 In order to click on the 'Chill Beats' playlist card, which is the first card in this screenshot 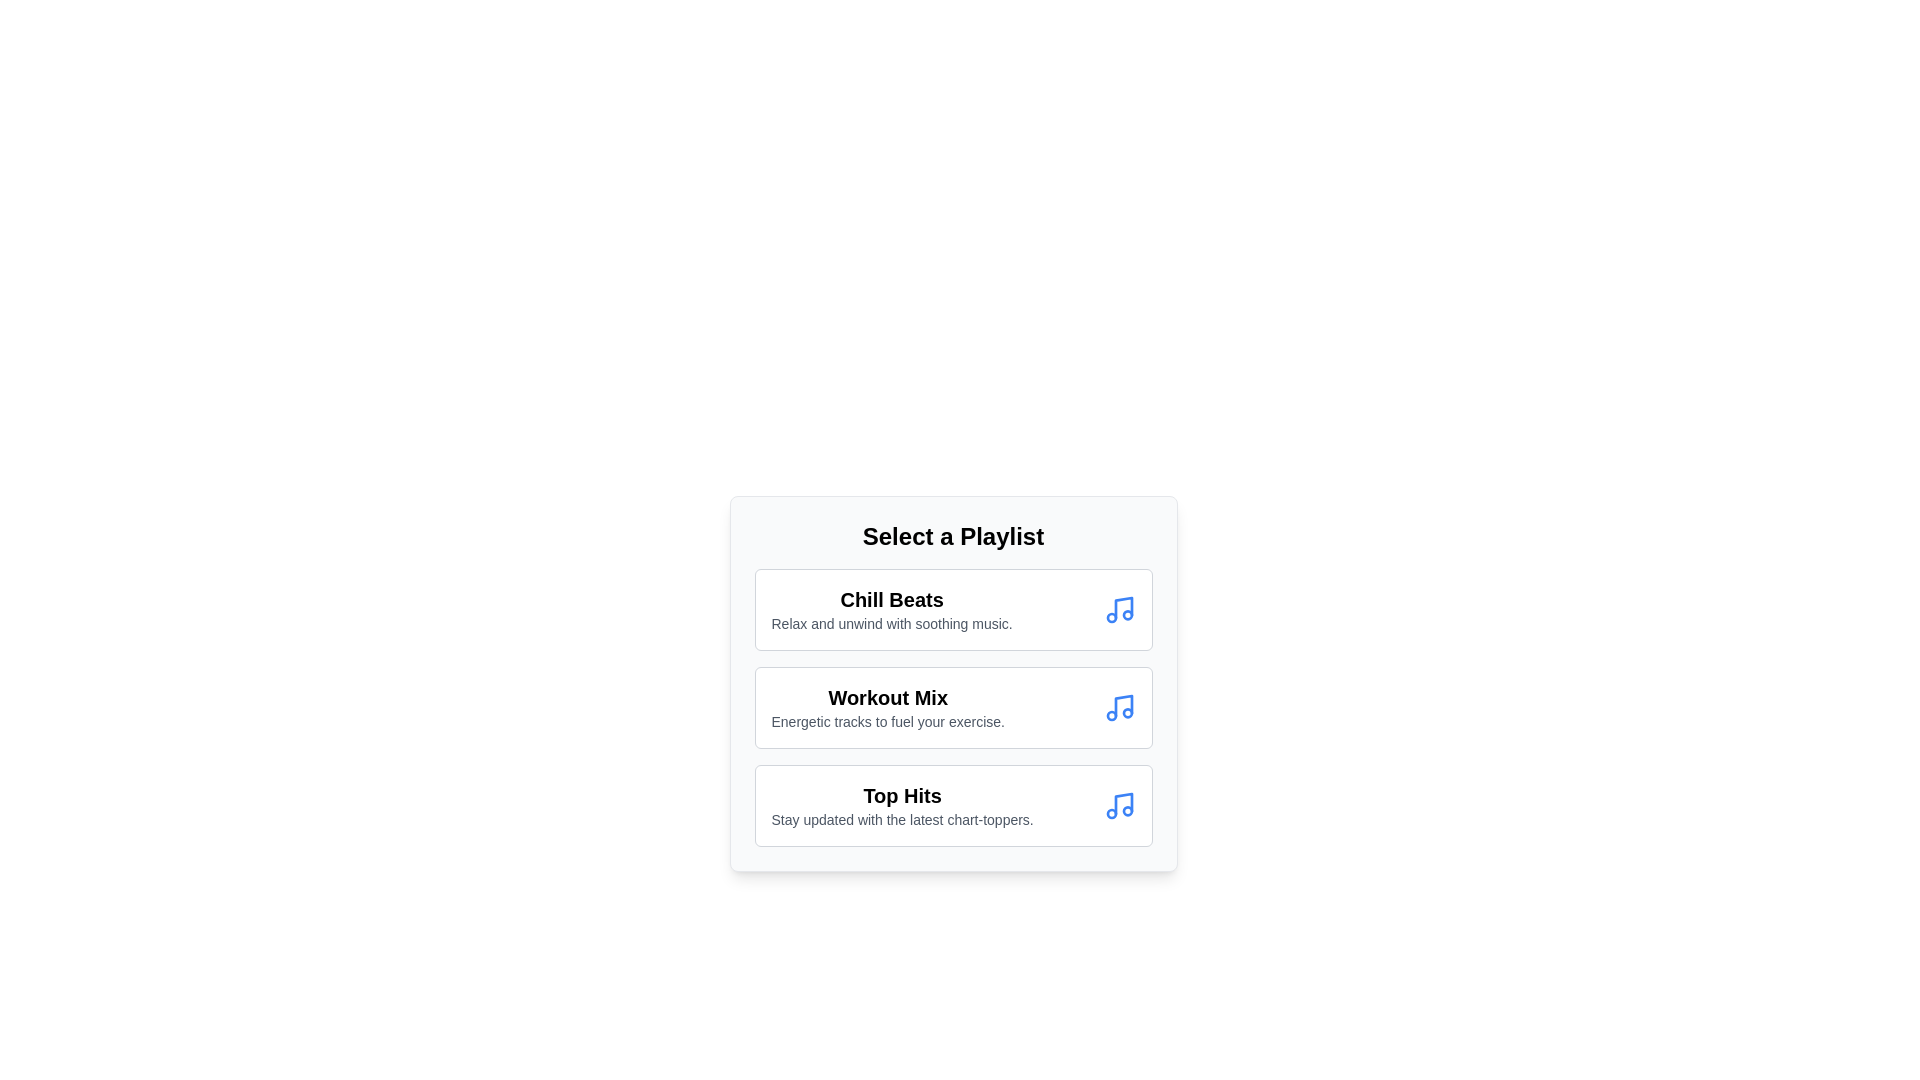, I will do `click(952, 608)`.